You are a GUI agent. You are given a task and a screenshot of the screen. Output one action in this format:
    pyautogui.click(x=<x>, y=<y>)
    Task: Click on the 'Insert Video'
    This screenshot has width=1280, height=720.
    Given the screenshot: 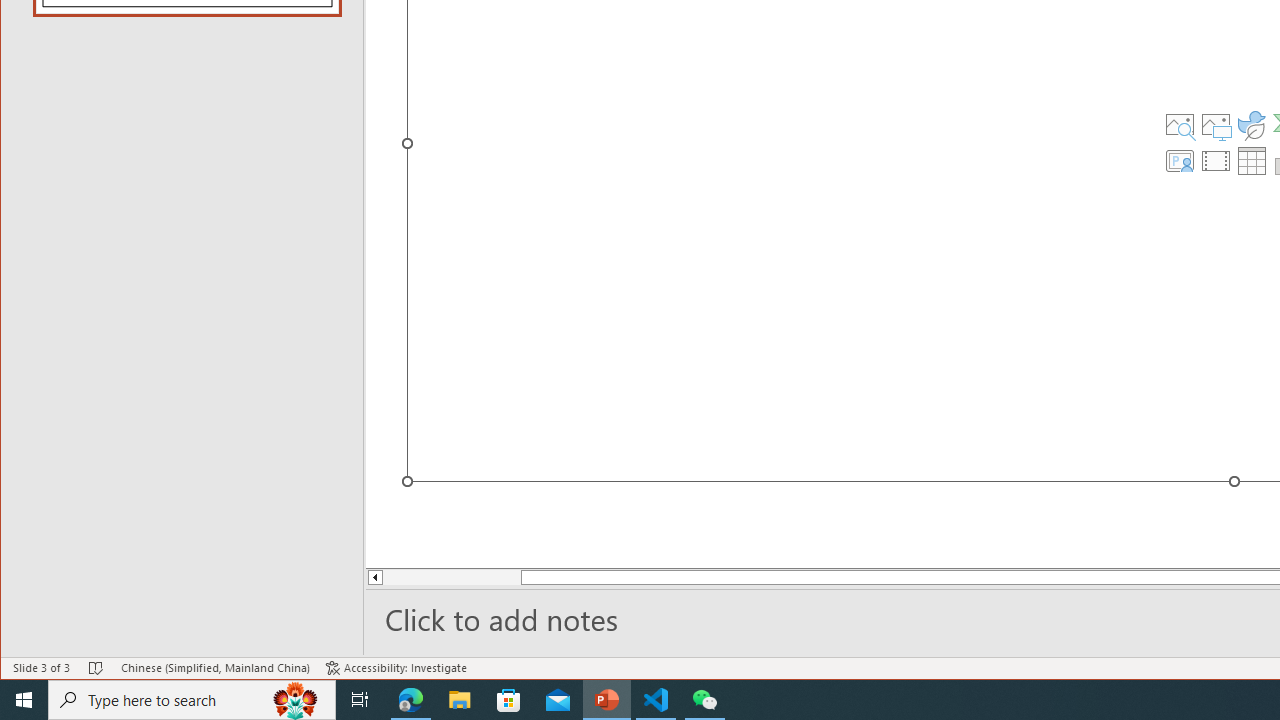 What is the action you would take?
    pyautogui.click(x=1215, y=159)
    